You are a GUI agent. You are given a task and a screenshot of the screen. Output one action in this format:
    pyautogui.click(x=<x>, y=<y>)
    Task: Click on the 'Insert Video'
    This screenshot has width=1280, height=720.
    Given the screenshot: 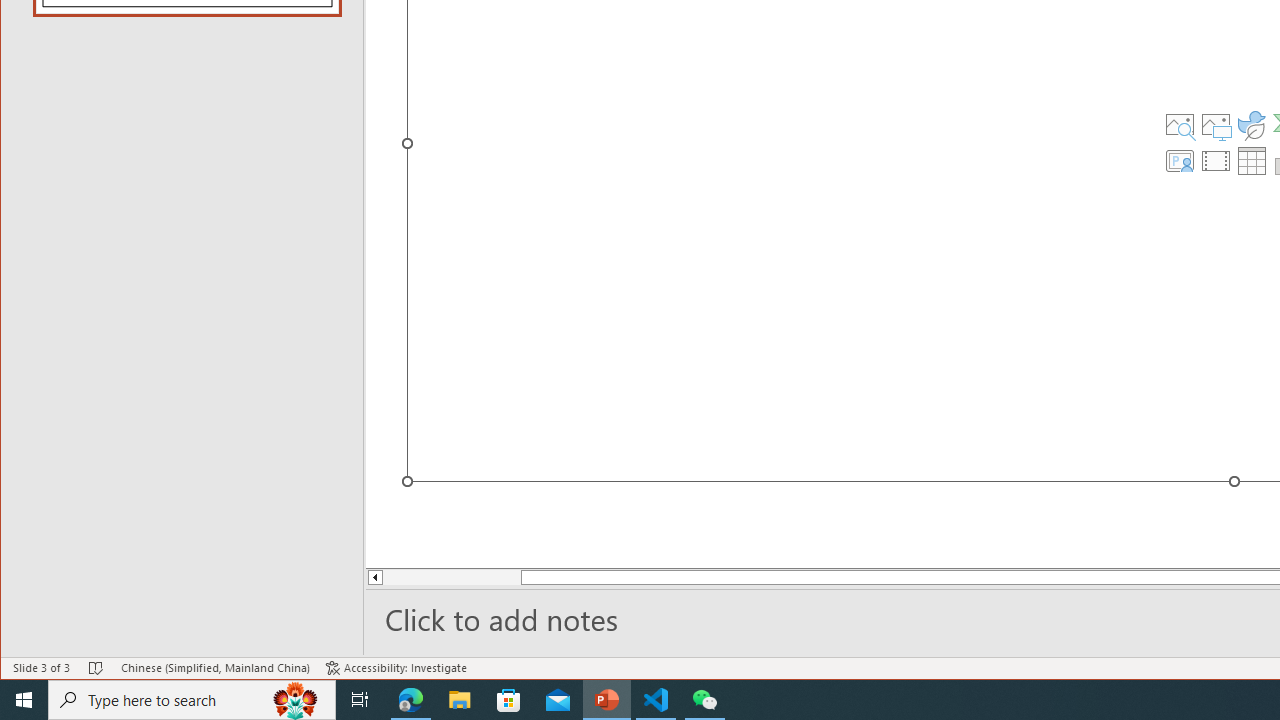 What is the action you would take?
    pyautogui.click(x=1215, y=159)
    